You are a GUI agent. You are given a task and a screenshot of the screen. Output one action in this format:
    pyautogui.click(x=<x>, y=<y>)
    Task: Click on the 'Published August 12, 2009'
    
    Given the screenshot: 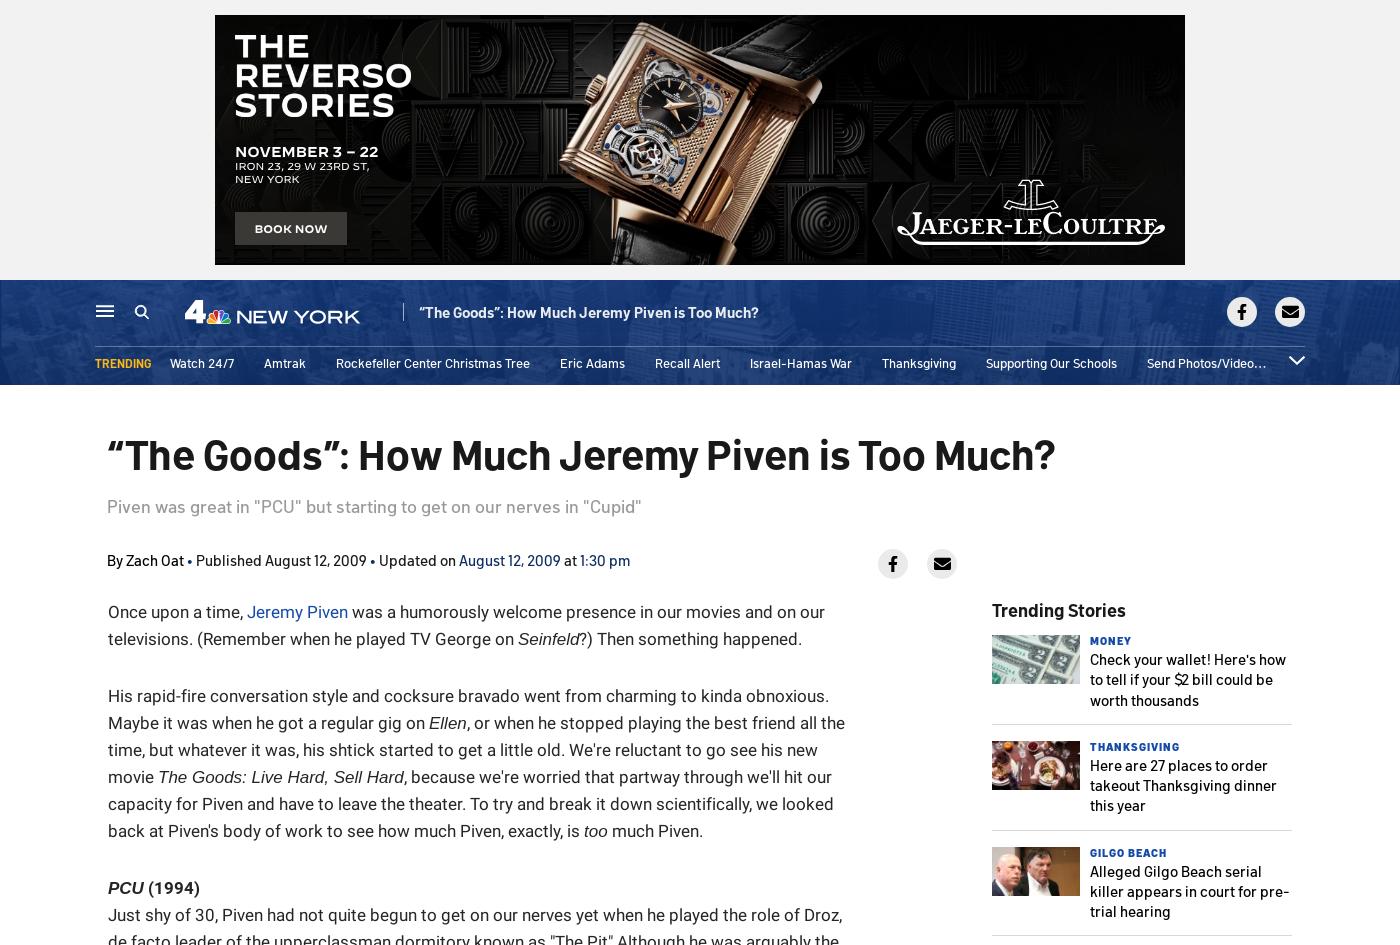 What is the action you would take?
    pyautogui.click(x=281, y=559)
    